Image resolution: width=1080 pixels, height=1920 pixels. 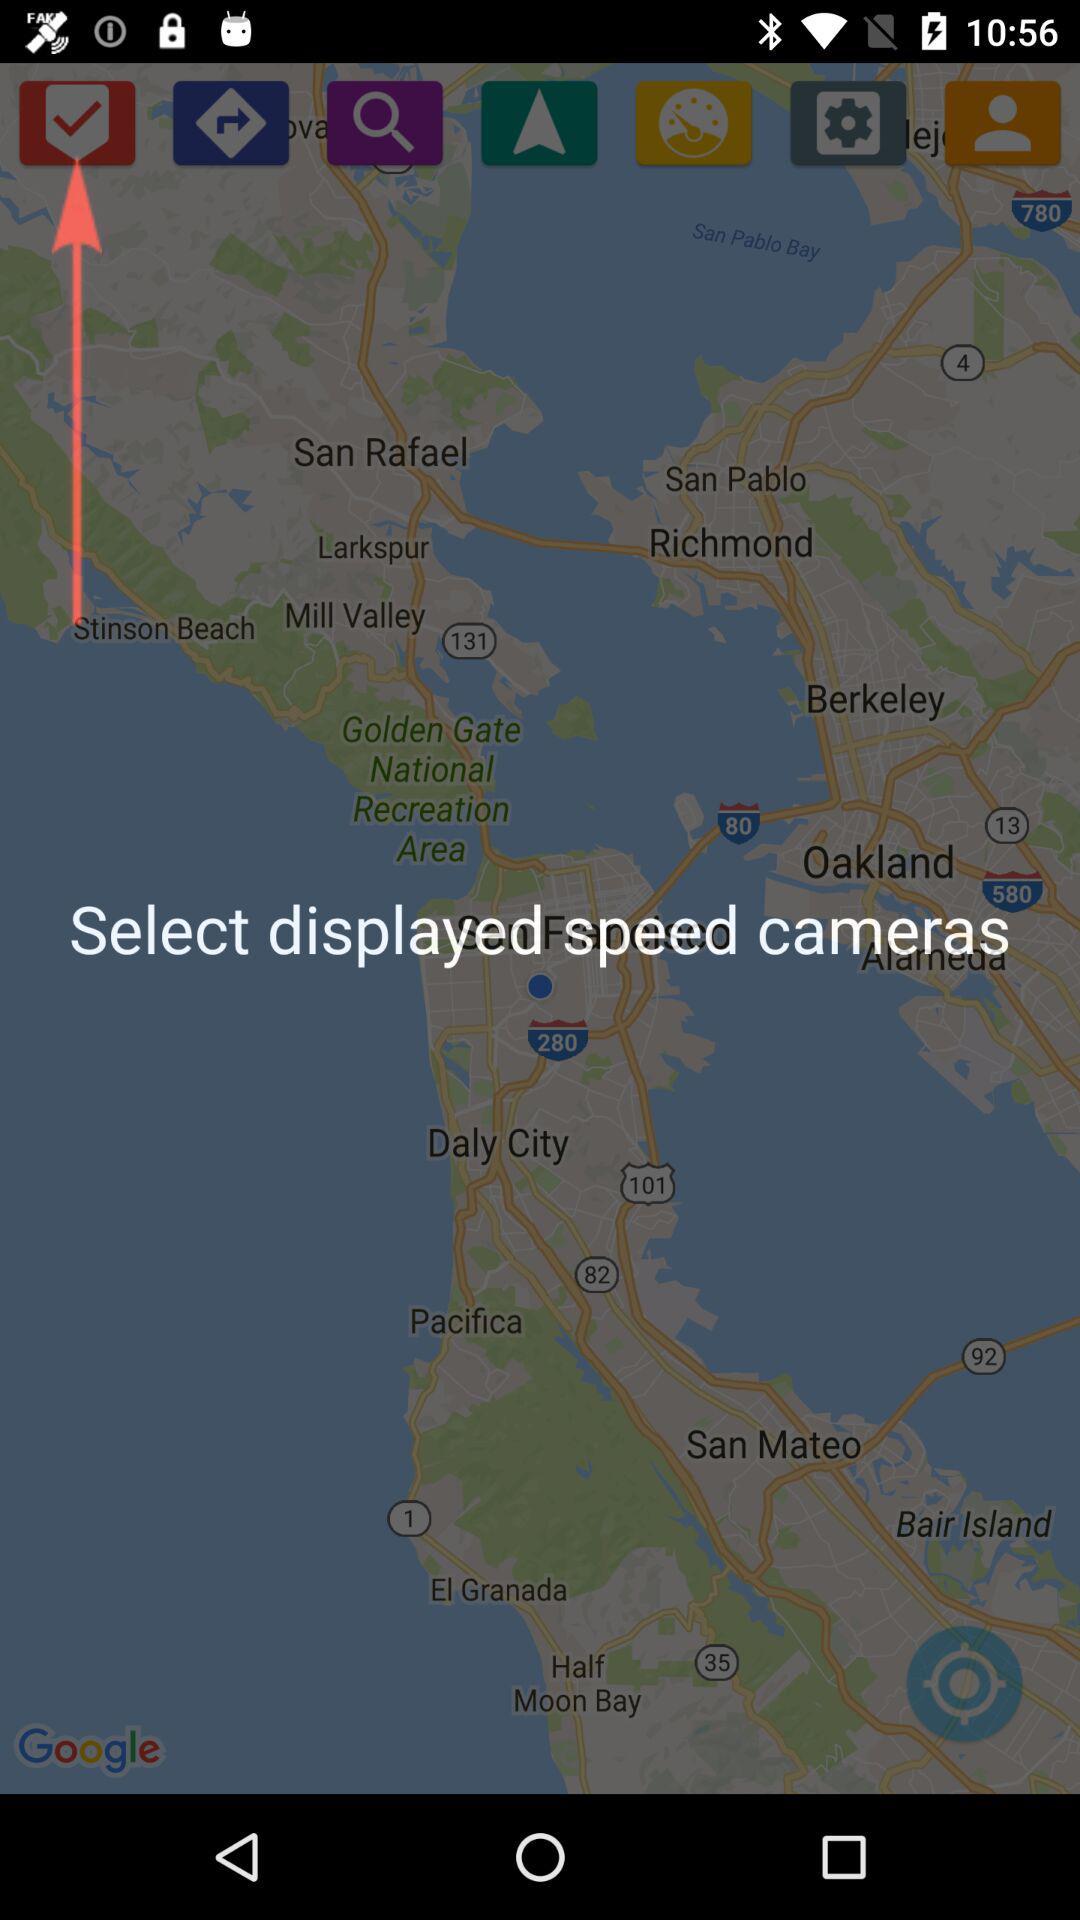 I want to click on app above the select displayed speed, so click(x=1002, y=121).